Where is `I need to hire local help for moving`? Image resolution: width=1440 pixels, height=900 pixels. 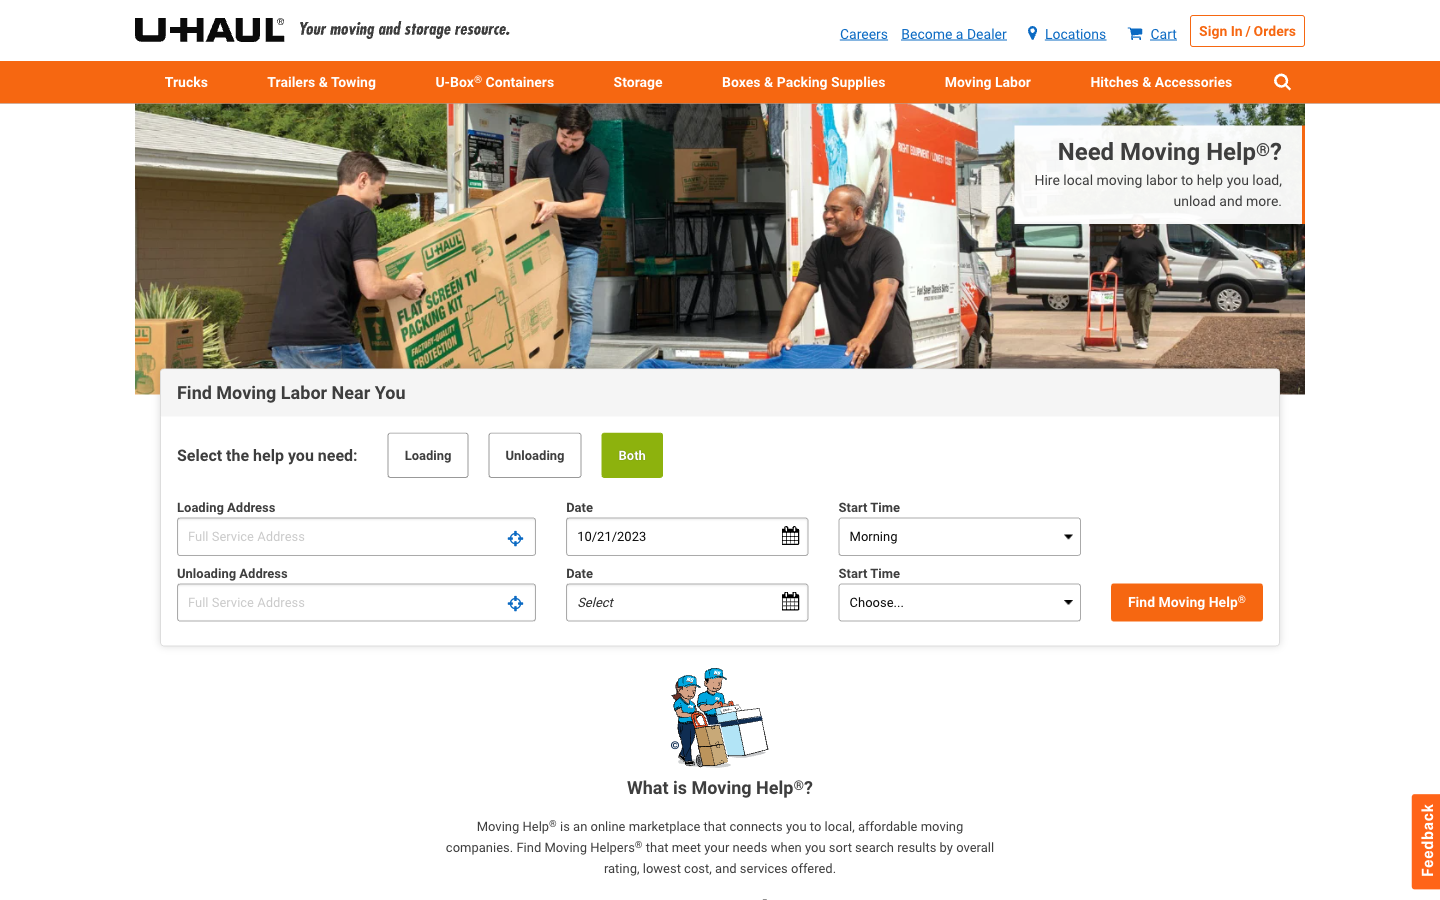 I need to hire local help for moving is located at coordinates (1125, 183).